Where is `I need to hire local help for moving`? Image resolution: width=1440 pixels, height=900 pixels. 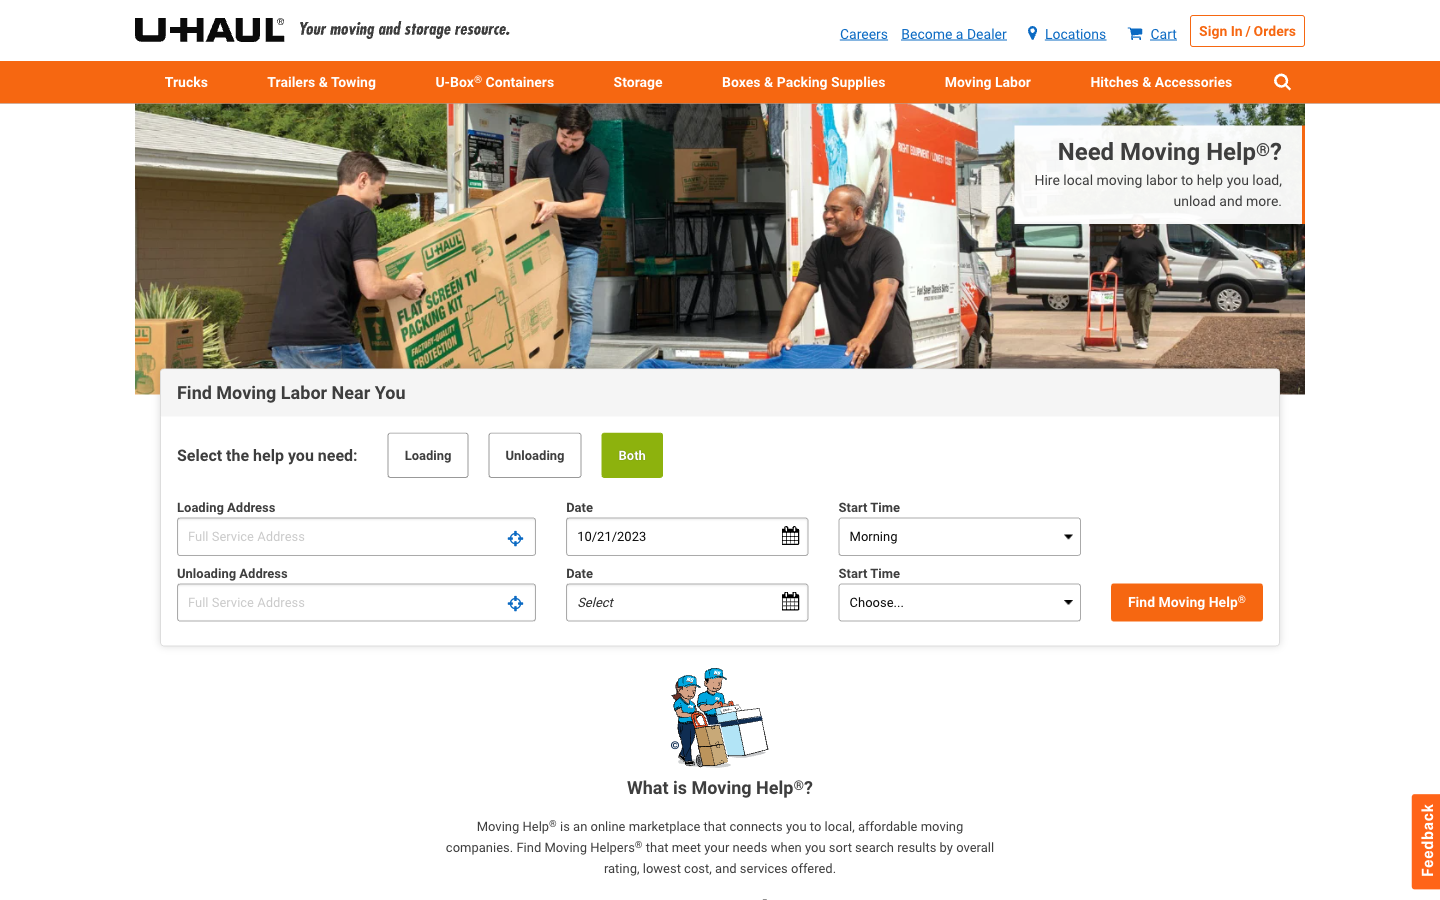 I need to hire local help for moving is located at coordinates (1125, 183).